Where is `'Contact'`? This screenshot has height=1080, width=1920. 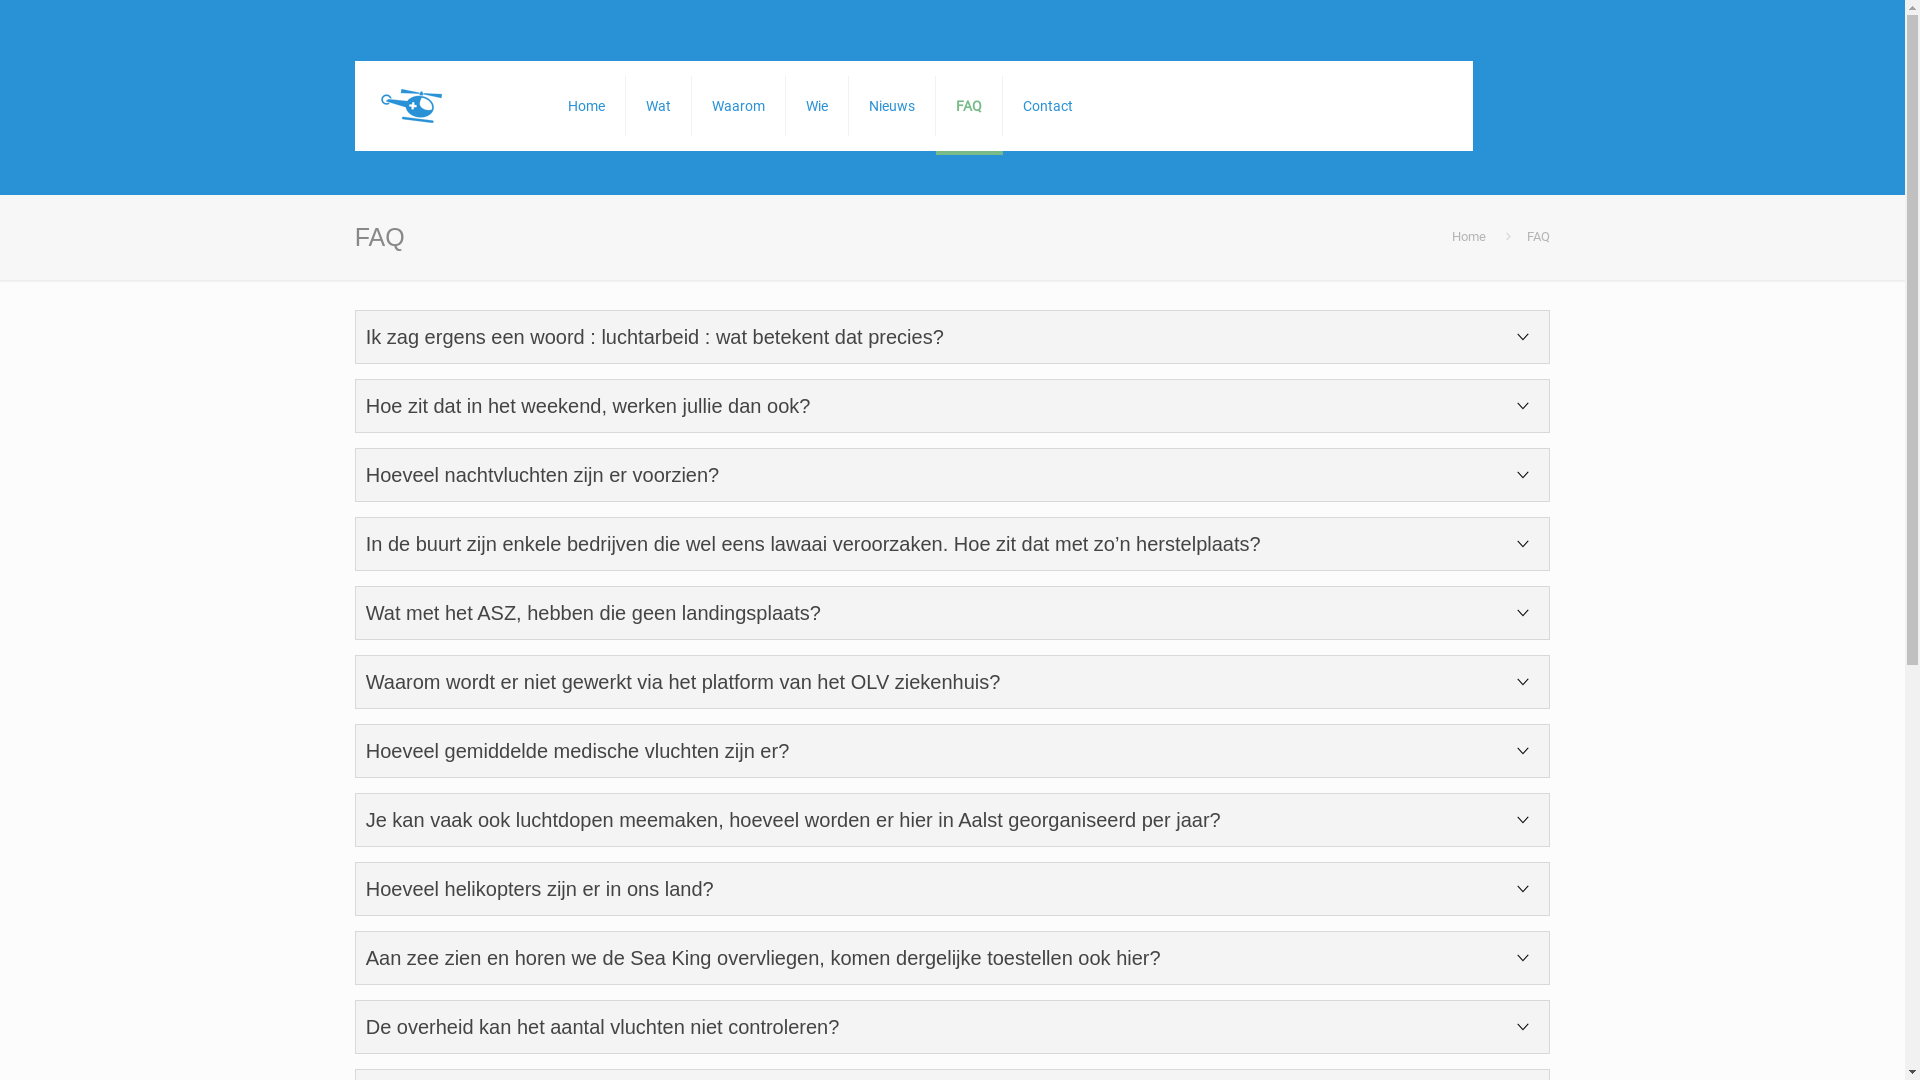 'Contact' is located at coordinates (1046, 105).